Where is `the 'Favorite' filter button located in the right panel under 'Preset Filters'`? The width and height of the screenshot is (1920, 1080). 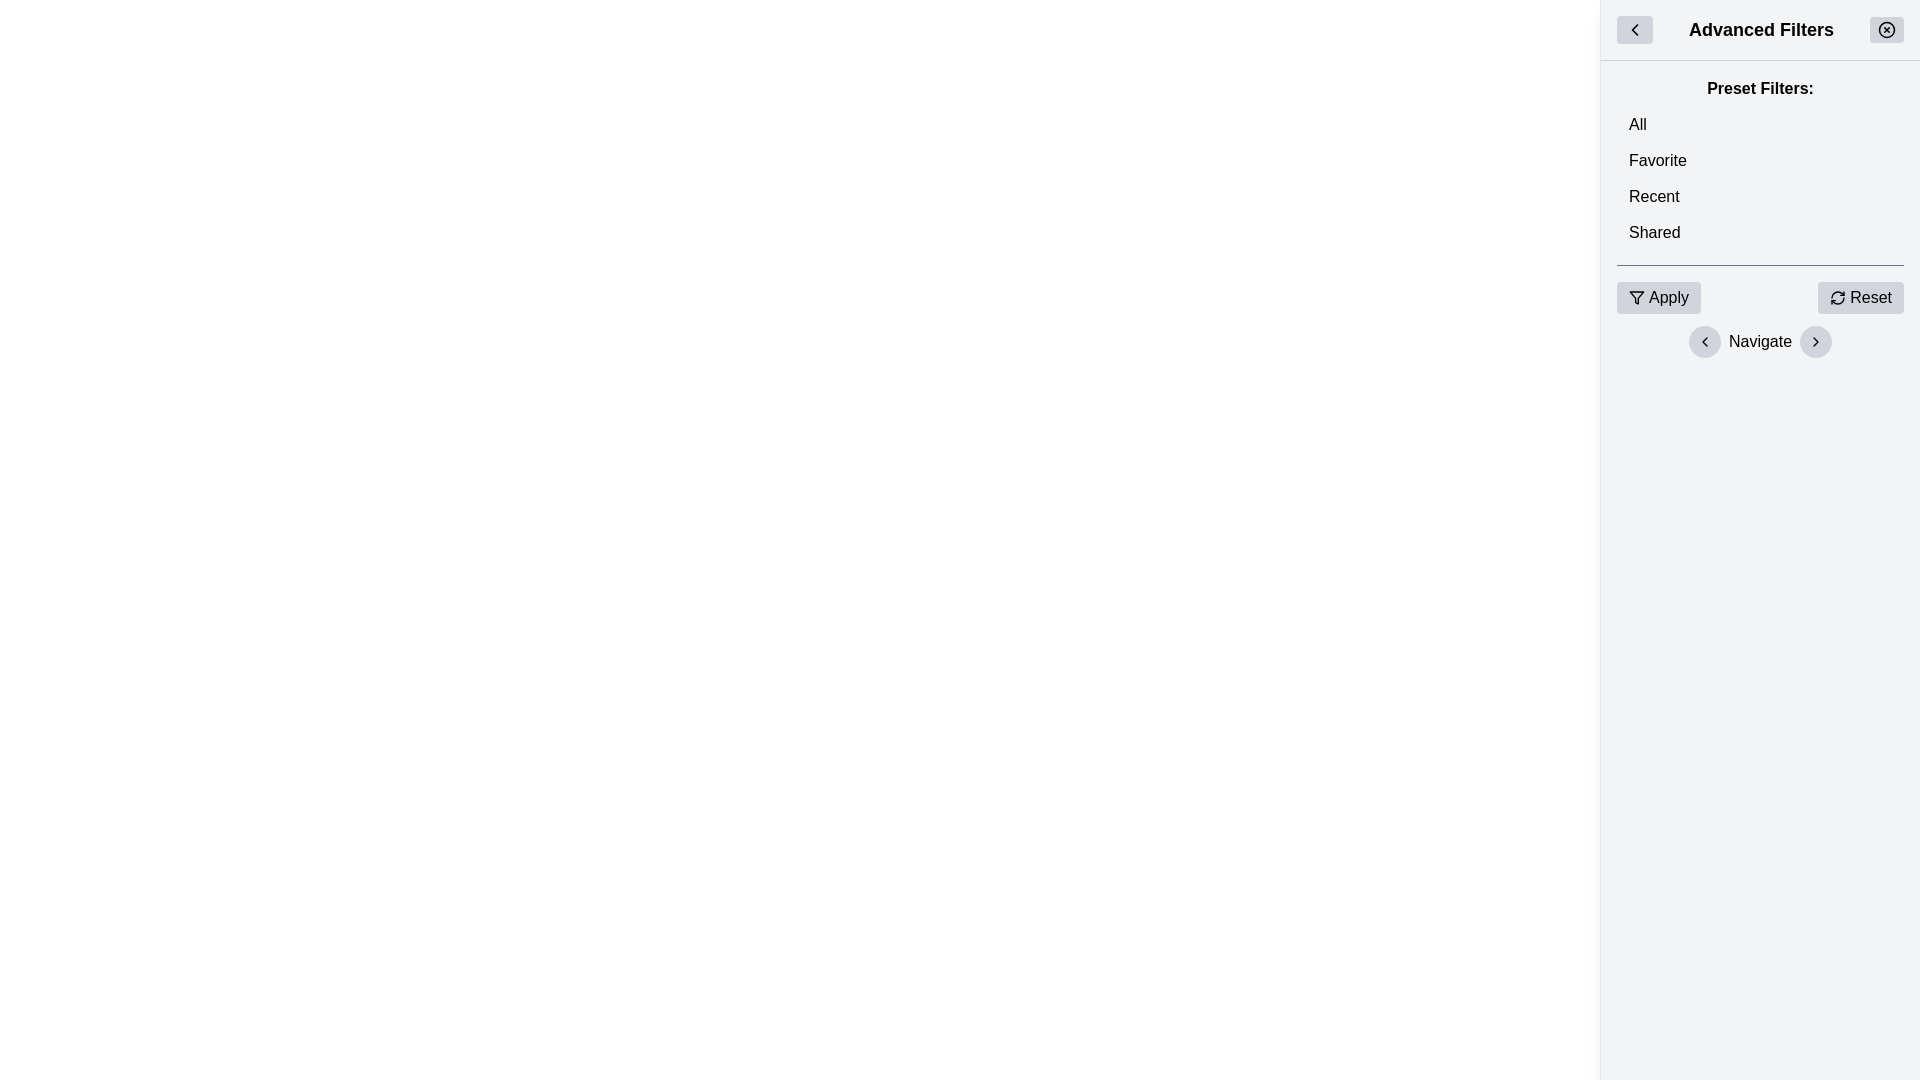
the 'Favorite' filter button located in the right panel under 'Preset Filters' is located at coordinates (1760, 160).